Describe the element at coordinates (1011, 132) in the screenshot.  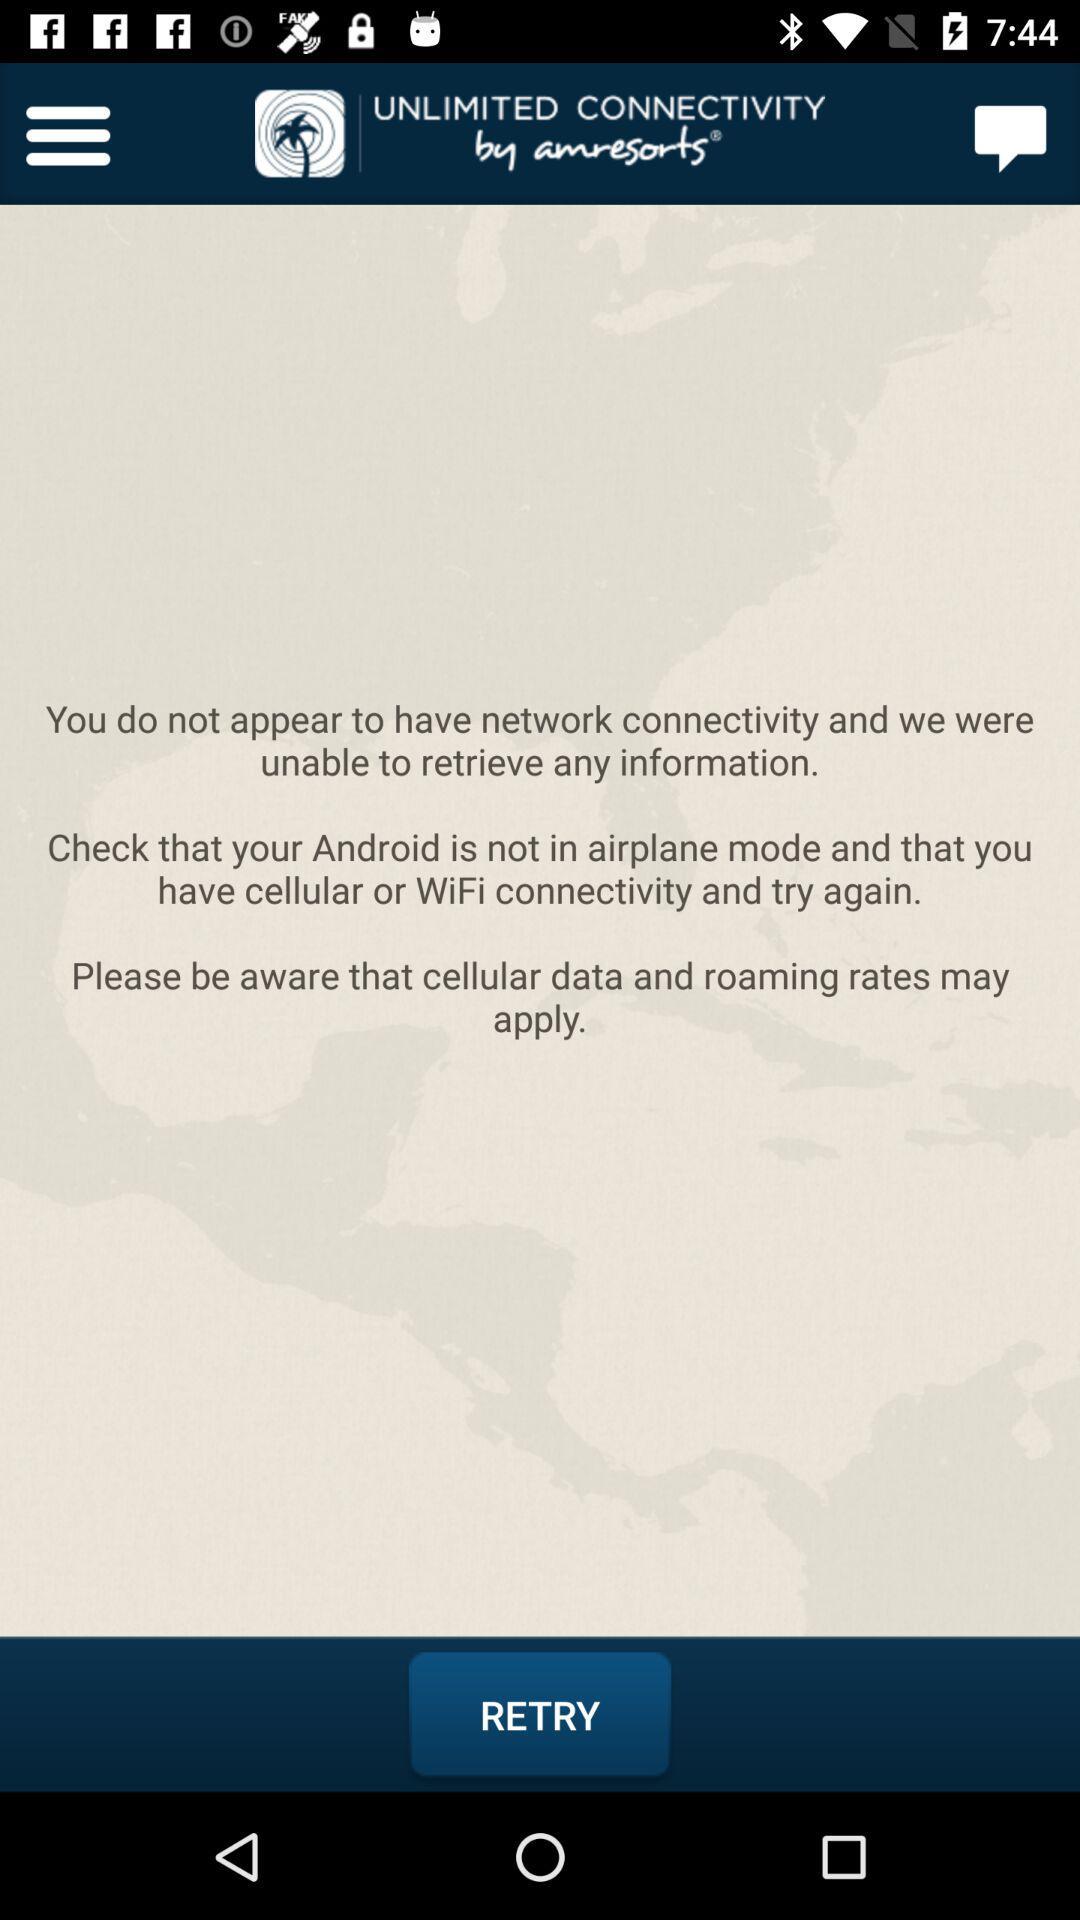
I see `the chat icon` at that location.